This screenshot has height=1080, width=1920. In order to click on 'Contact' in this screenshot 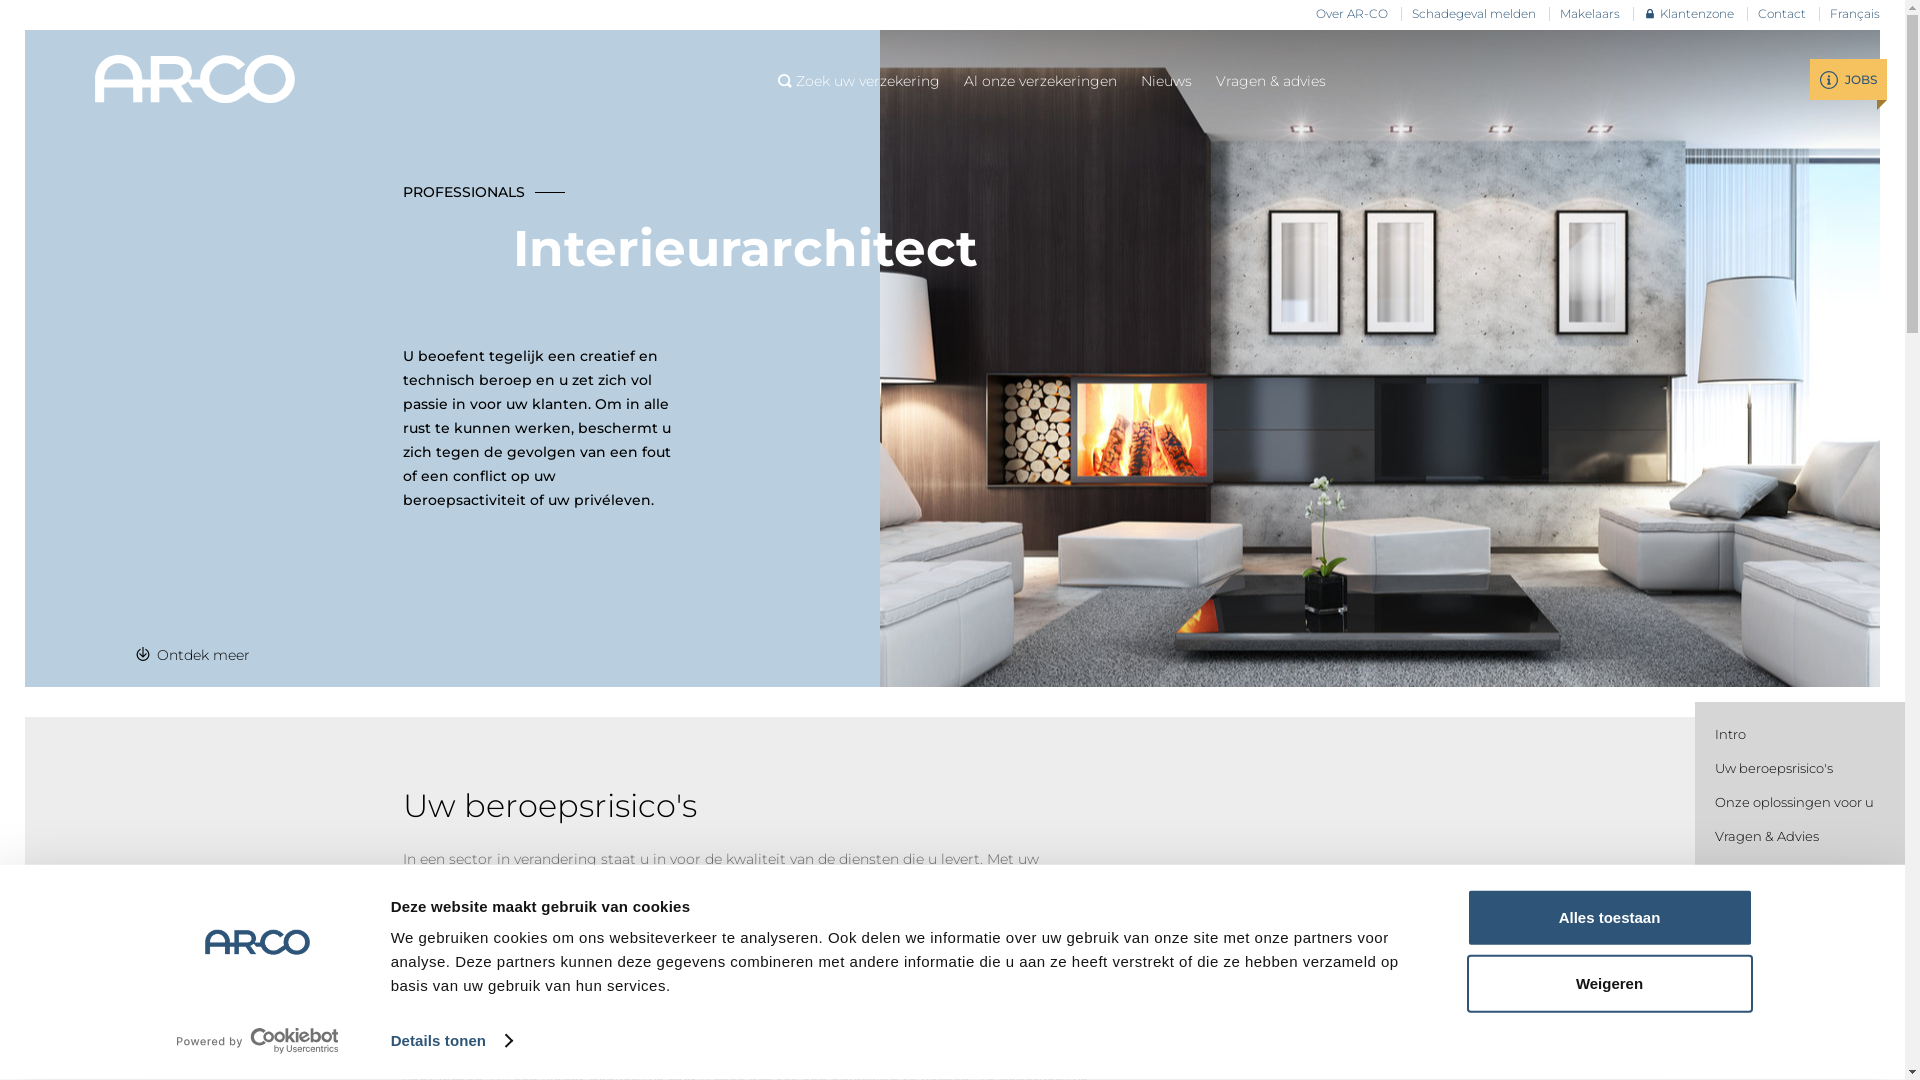, I will do `click(1756, 14)`.